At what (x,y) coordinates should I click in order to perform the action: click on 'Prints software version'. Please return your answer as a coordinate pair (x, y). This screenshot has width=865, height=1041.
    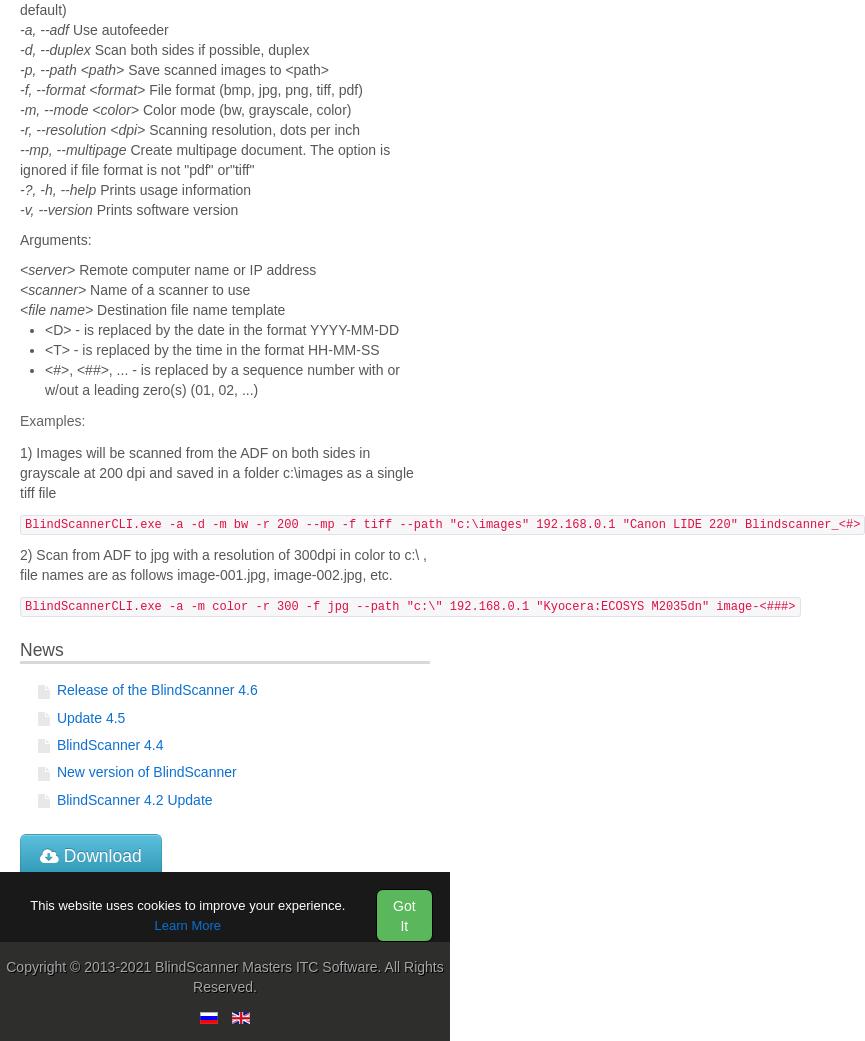
    Looking at the image, I should click on (164, 208).